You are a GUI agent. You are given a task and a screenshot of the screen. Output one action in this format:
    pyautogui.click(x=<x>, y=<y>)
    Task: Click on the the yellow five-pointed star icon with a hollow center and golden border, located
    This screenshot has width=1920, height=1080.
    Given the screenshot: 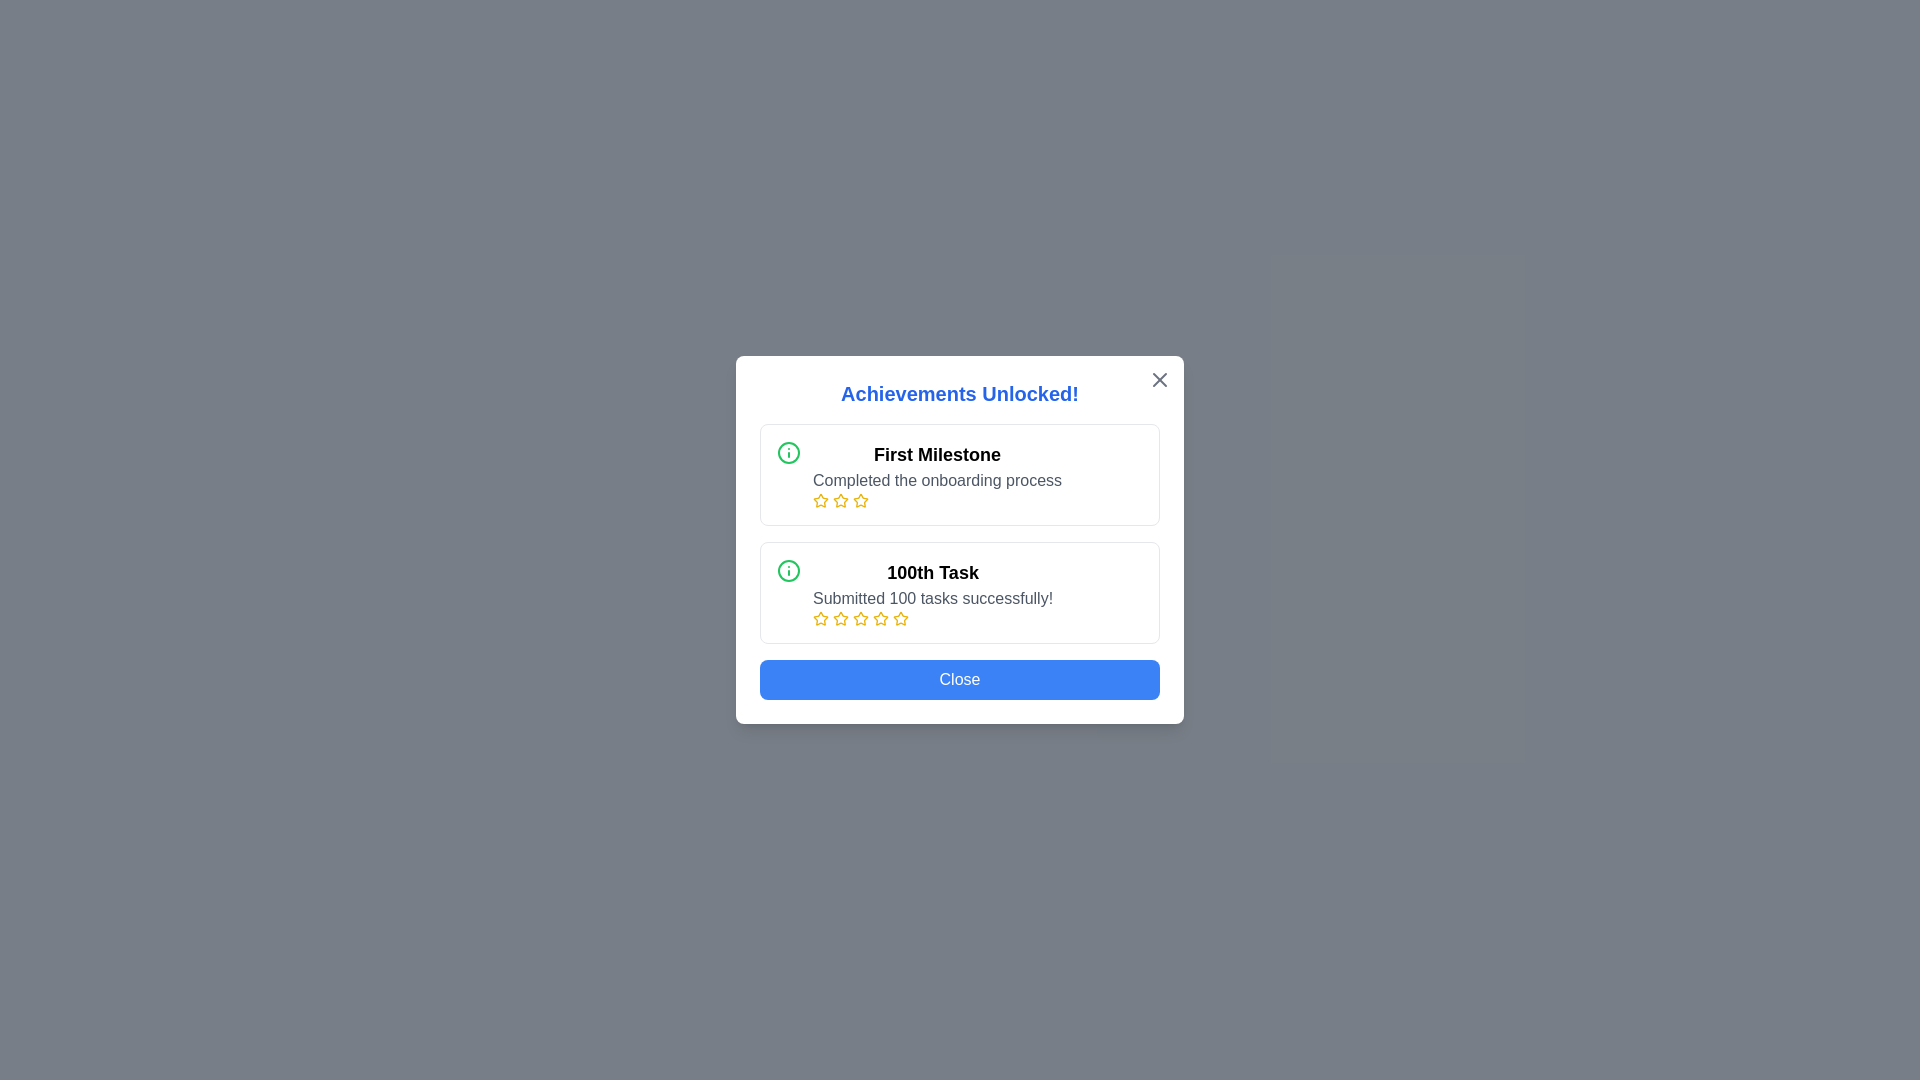 What is the action you would take?
    pyautogui.click(x=880, y=617)
    